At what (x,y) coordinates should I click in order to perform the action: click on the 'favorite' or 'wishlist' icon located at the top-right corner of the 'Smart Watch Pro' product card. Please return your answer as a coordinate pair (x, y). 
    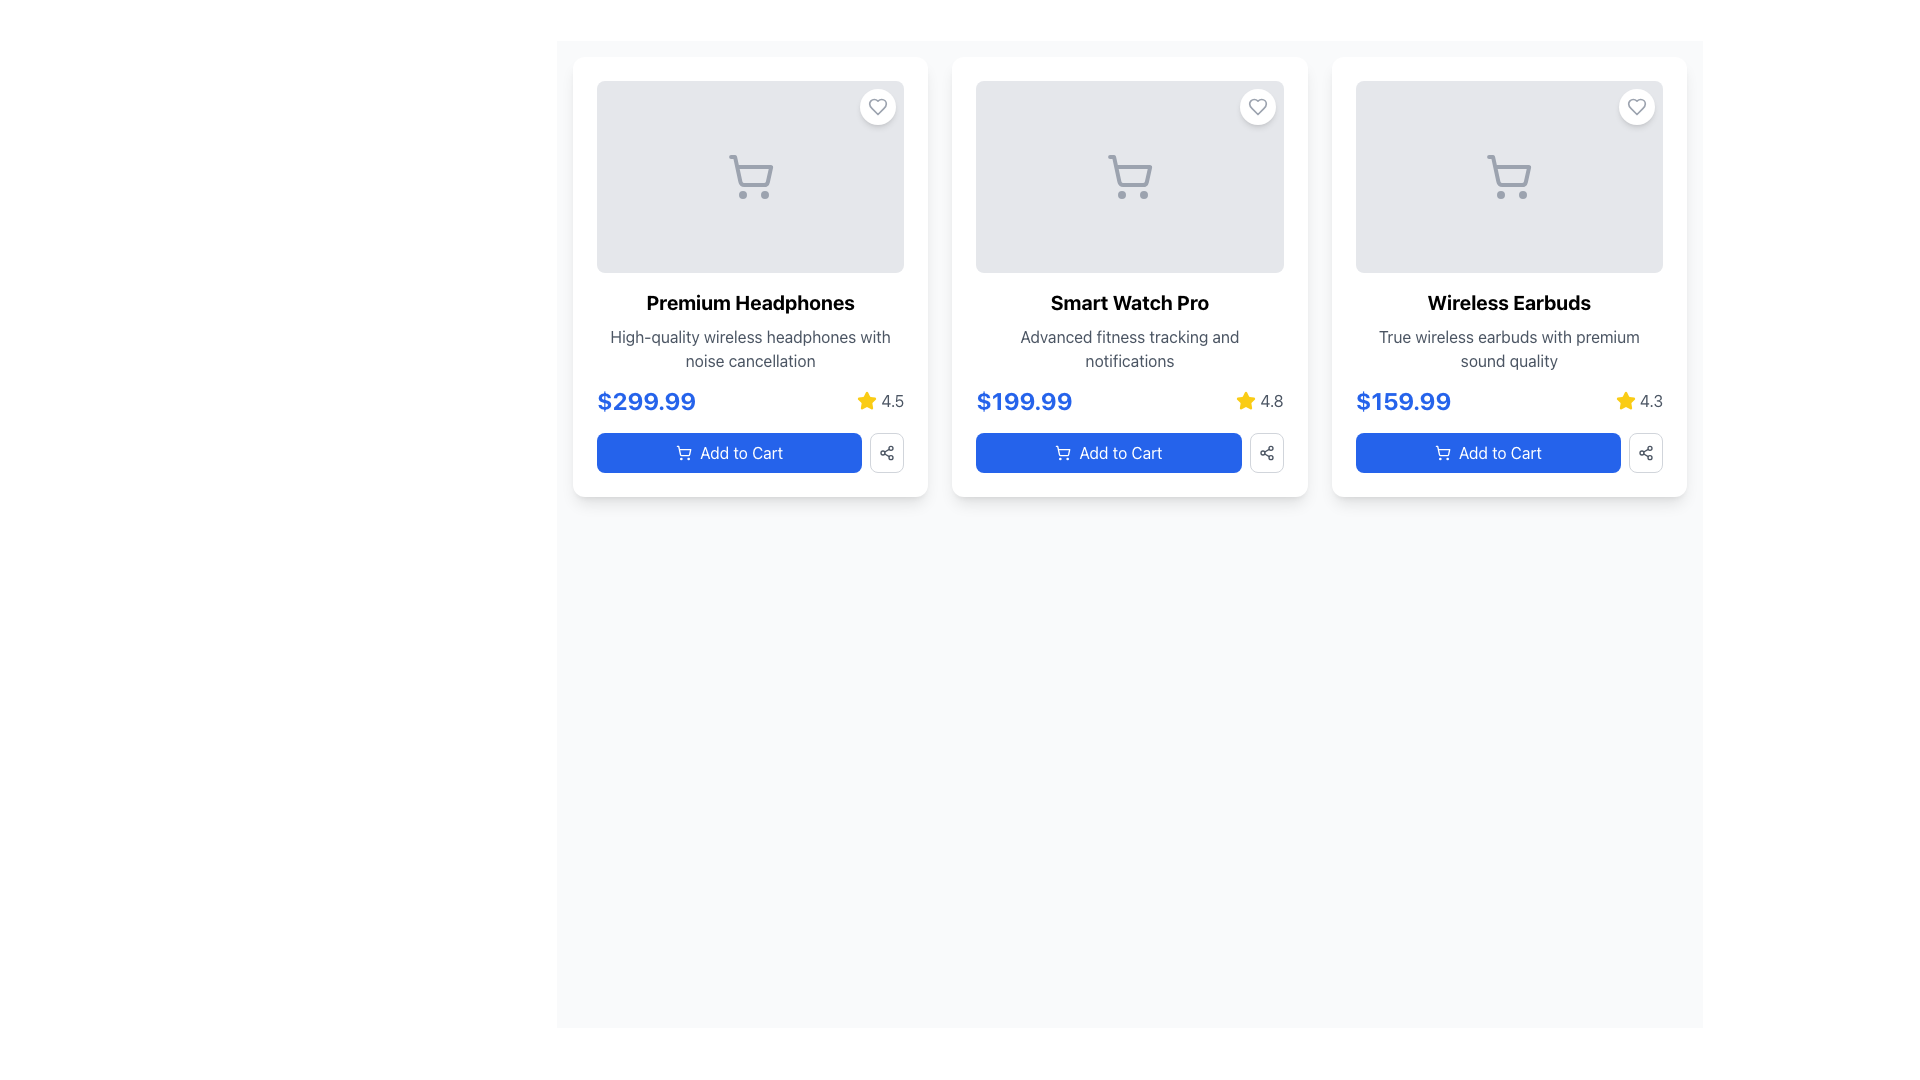
    Looking at the image, I should click on (878, 107).